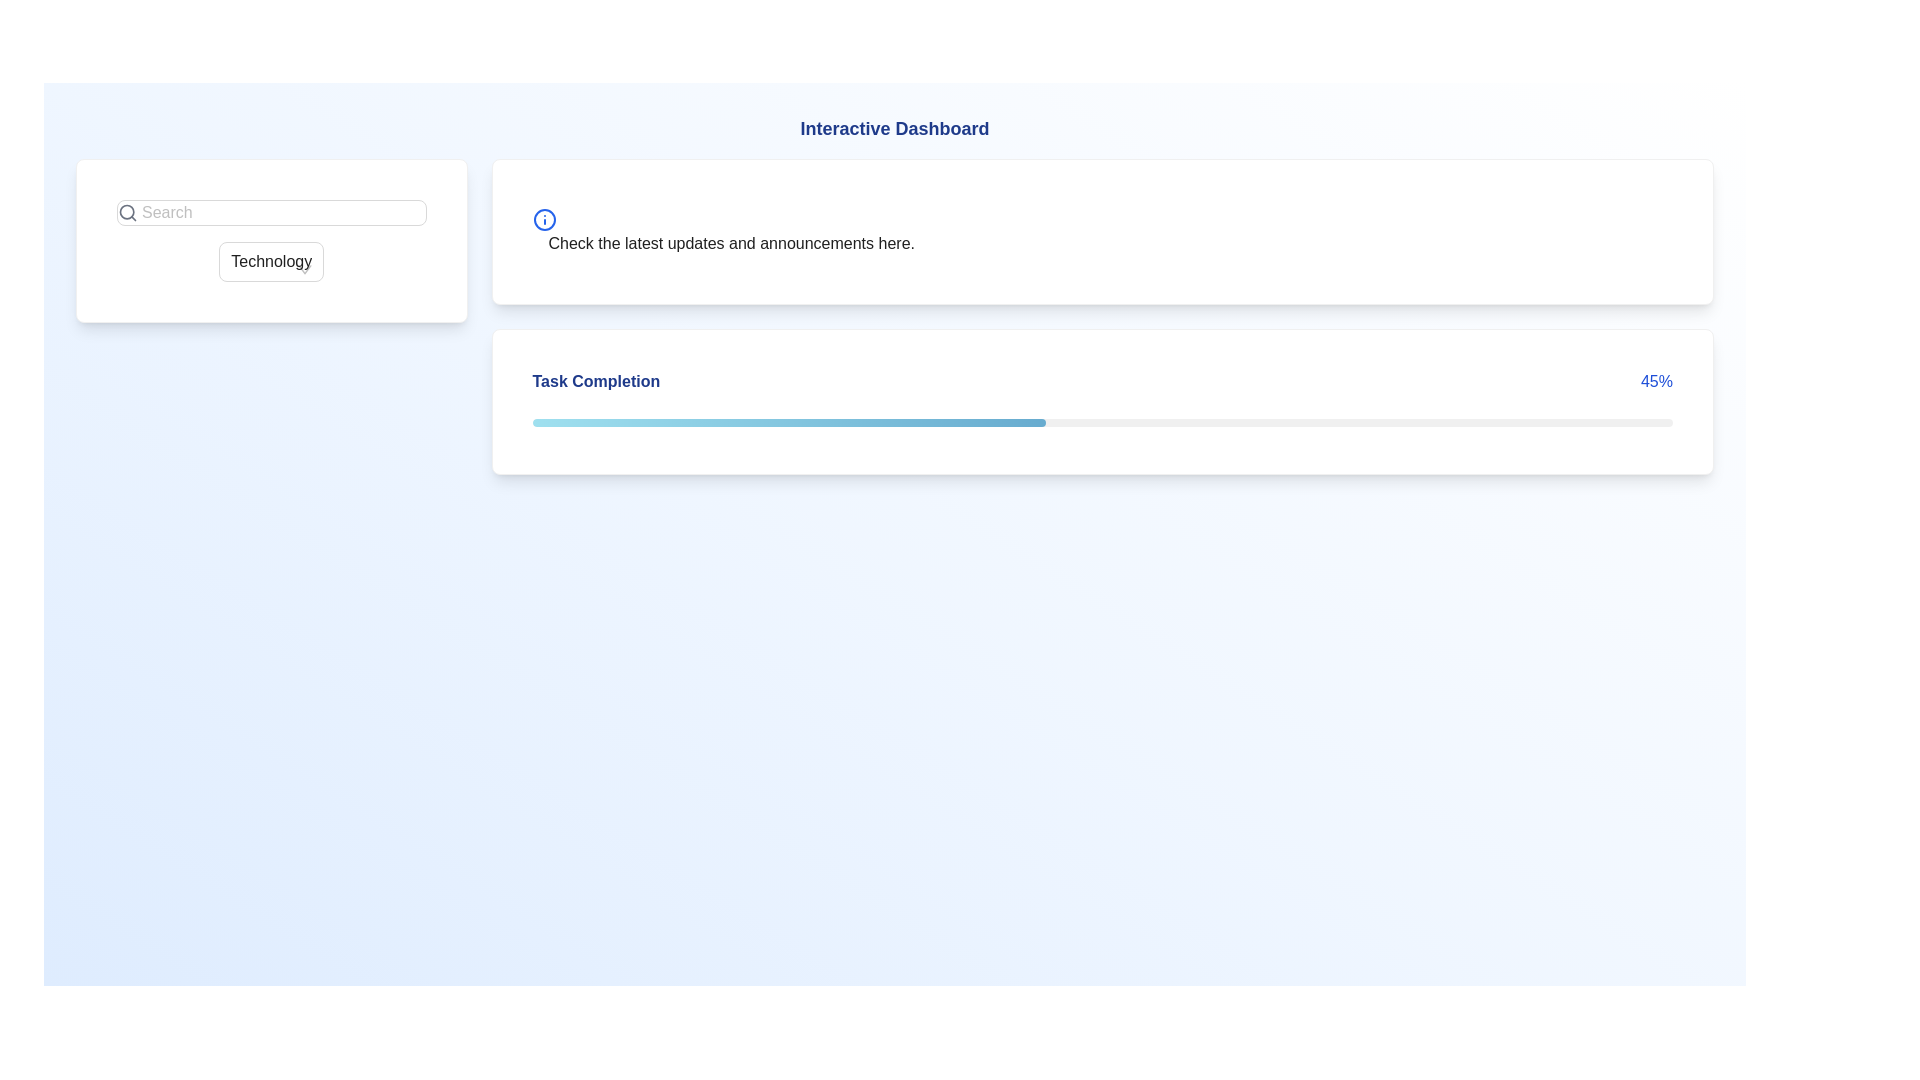 The width and height of the screenshot is (1920, 1080). Describe the element at coordinates (270, 261) in the screenshot. I see `the dropdown menu for Technology options located below the search box` at that location.